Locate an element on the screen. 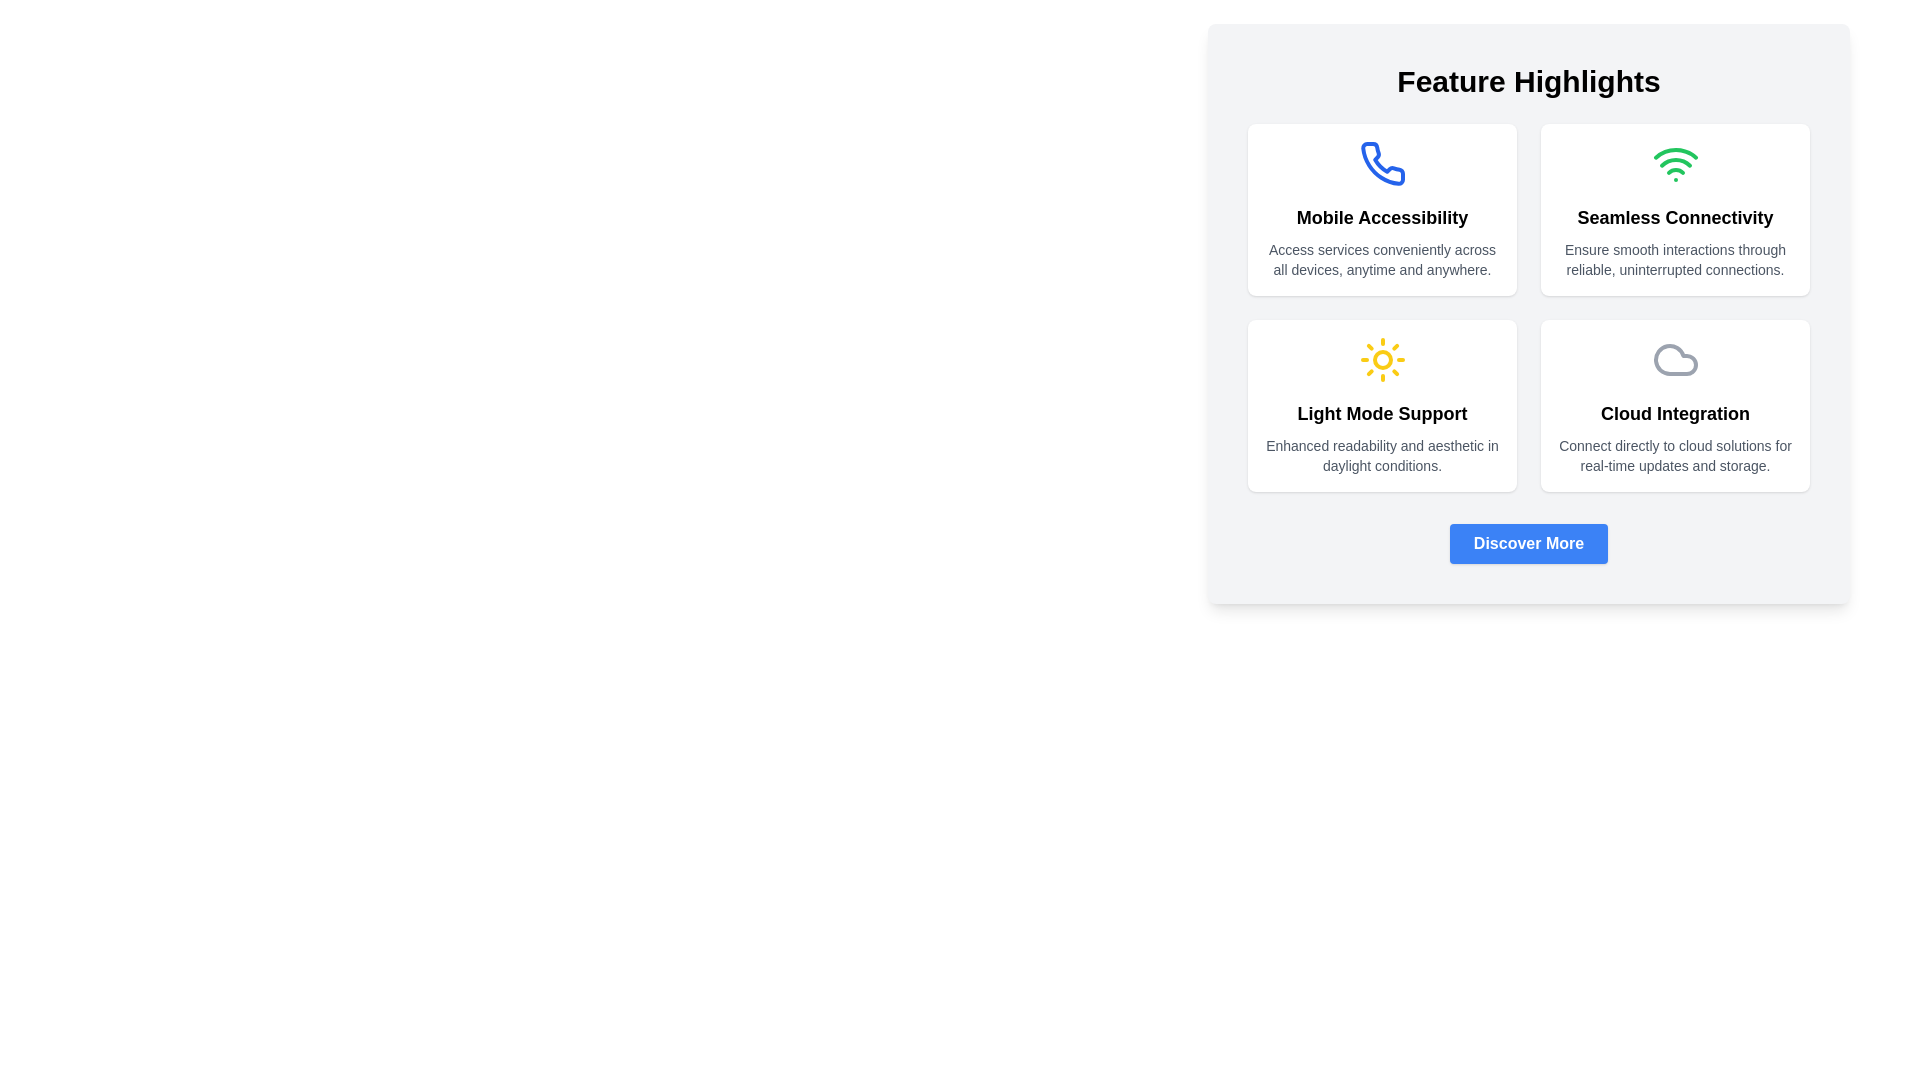 The image size is (1920, 1080). the 'Discover More' button, which has a blue background and white bold text, located at the bottom center of the 'Feature Highlights' section is located at coordinates (1528, 543).